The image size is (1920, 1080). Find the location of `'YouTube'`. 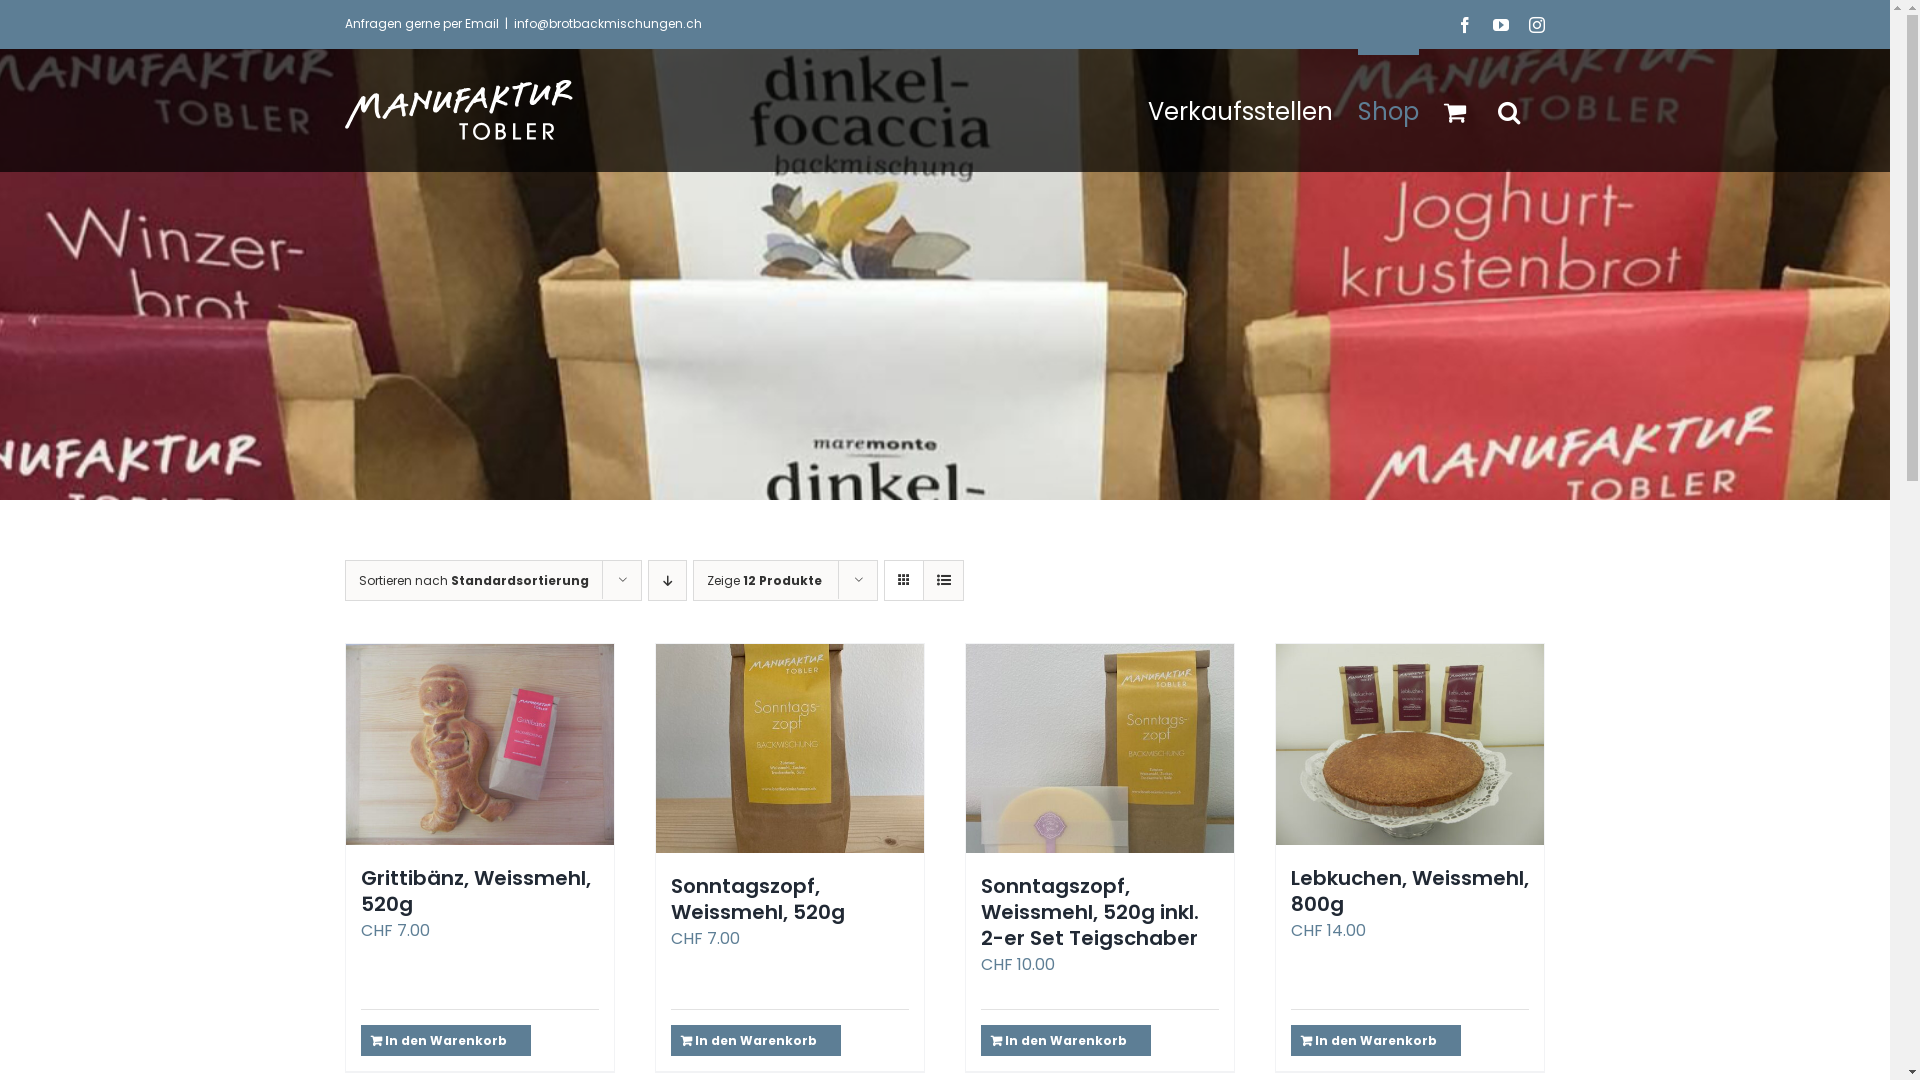

'YouTube' is located at coordinates (1501, 23).